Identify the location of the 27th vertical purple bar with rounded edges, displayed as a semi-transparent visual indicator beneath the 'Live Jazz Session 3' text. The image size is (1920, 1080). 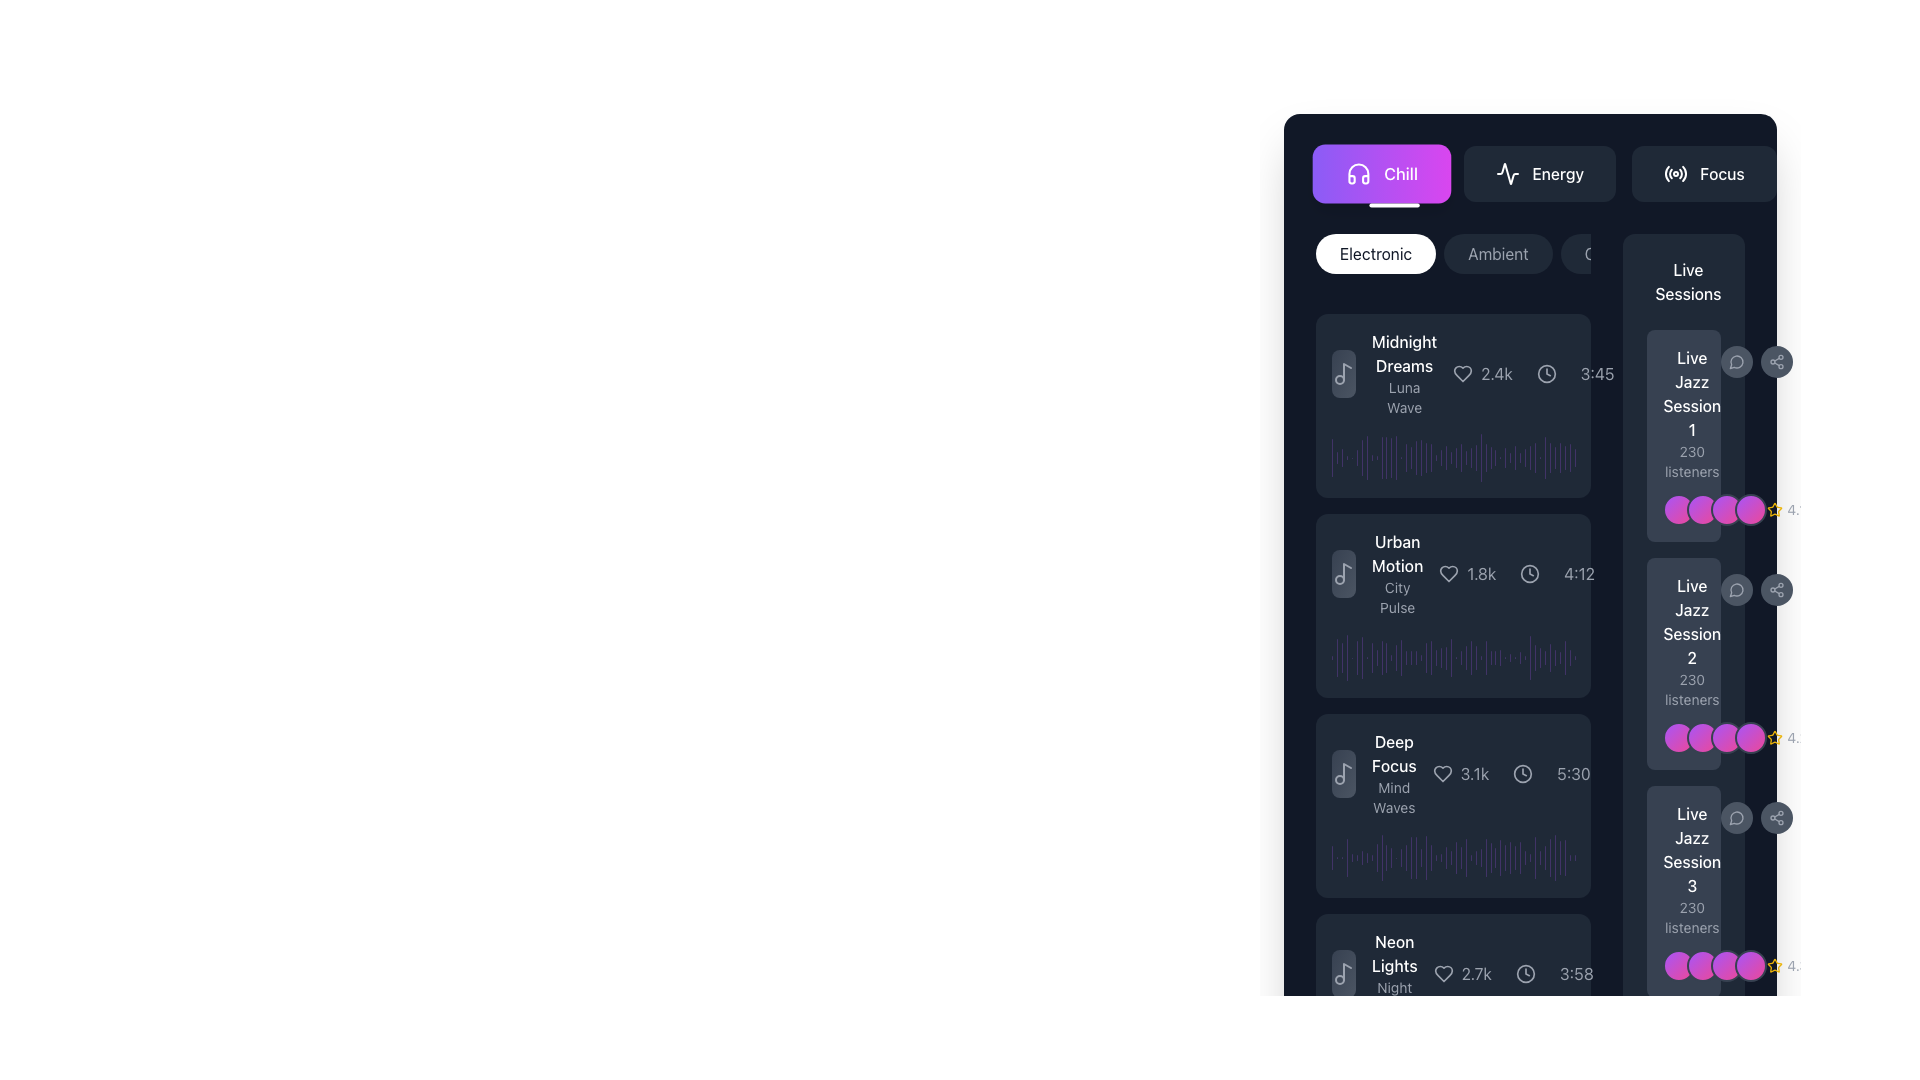
(1451, 856).